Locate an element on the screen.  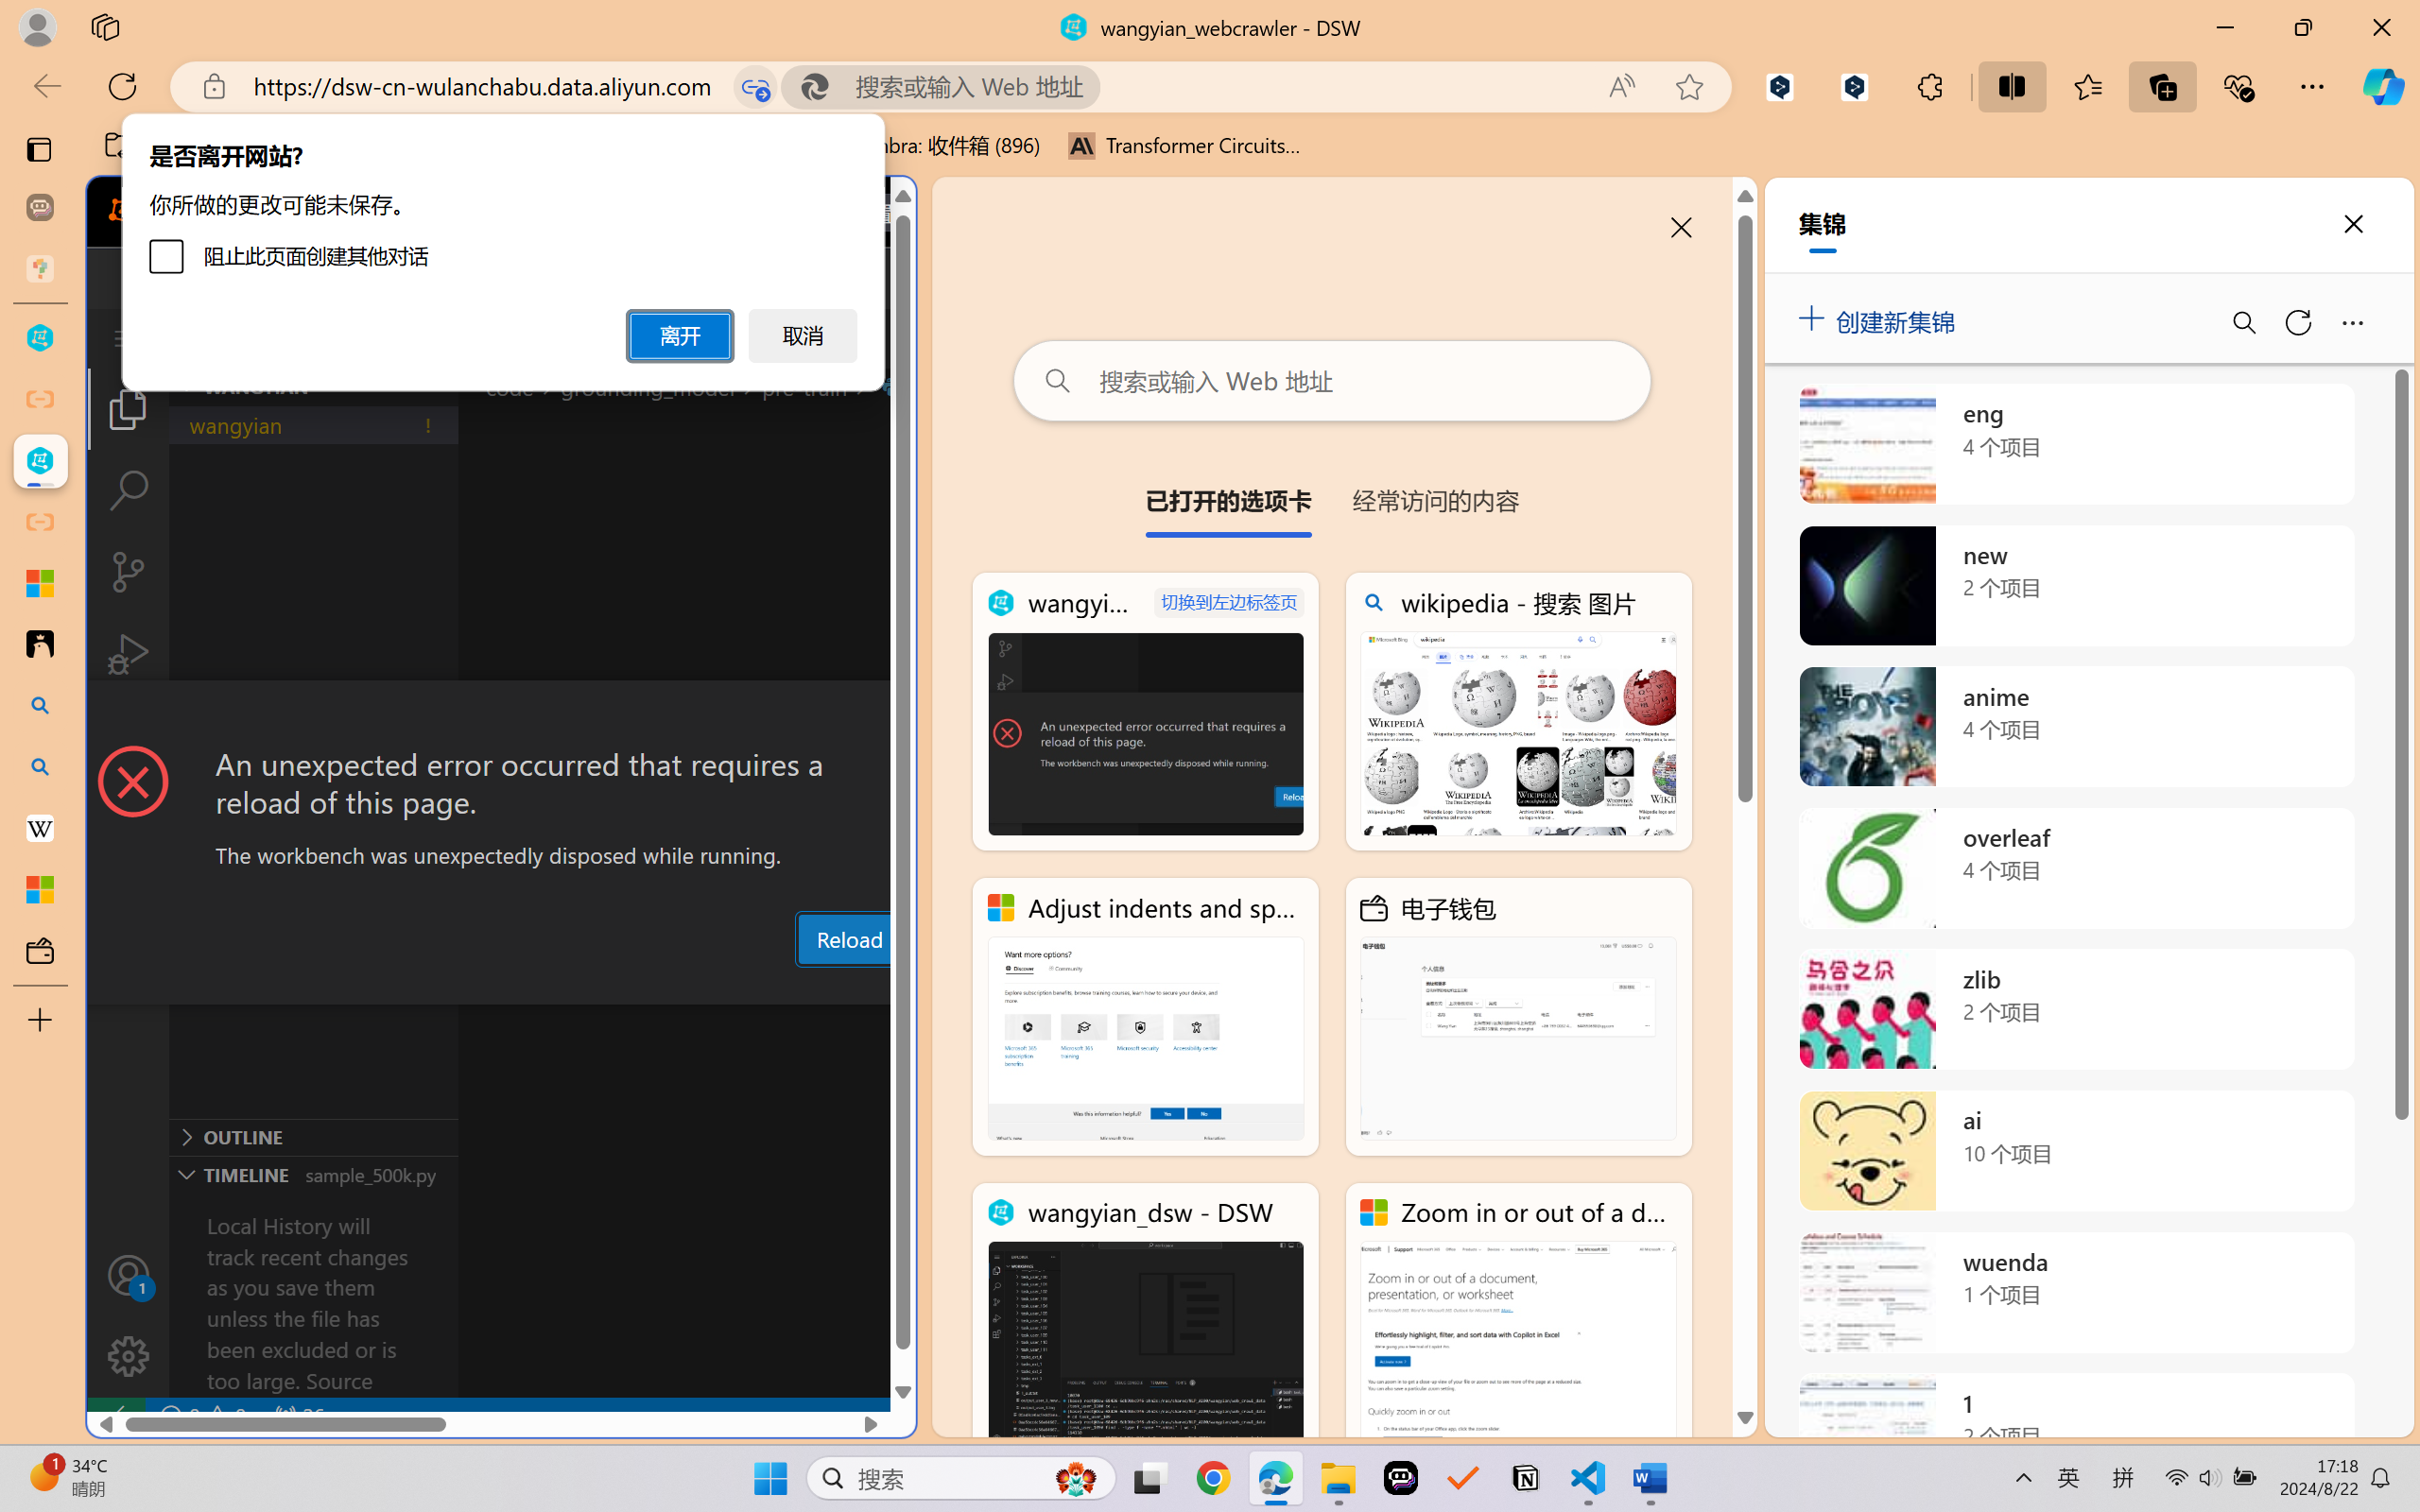
'Extensions (Ctrl+Shift+X)' is located at coordinates (127, 735).